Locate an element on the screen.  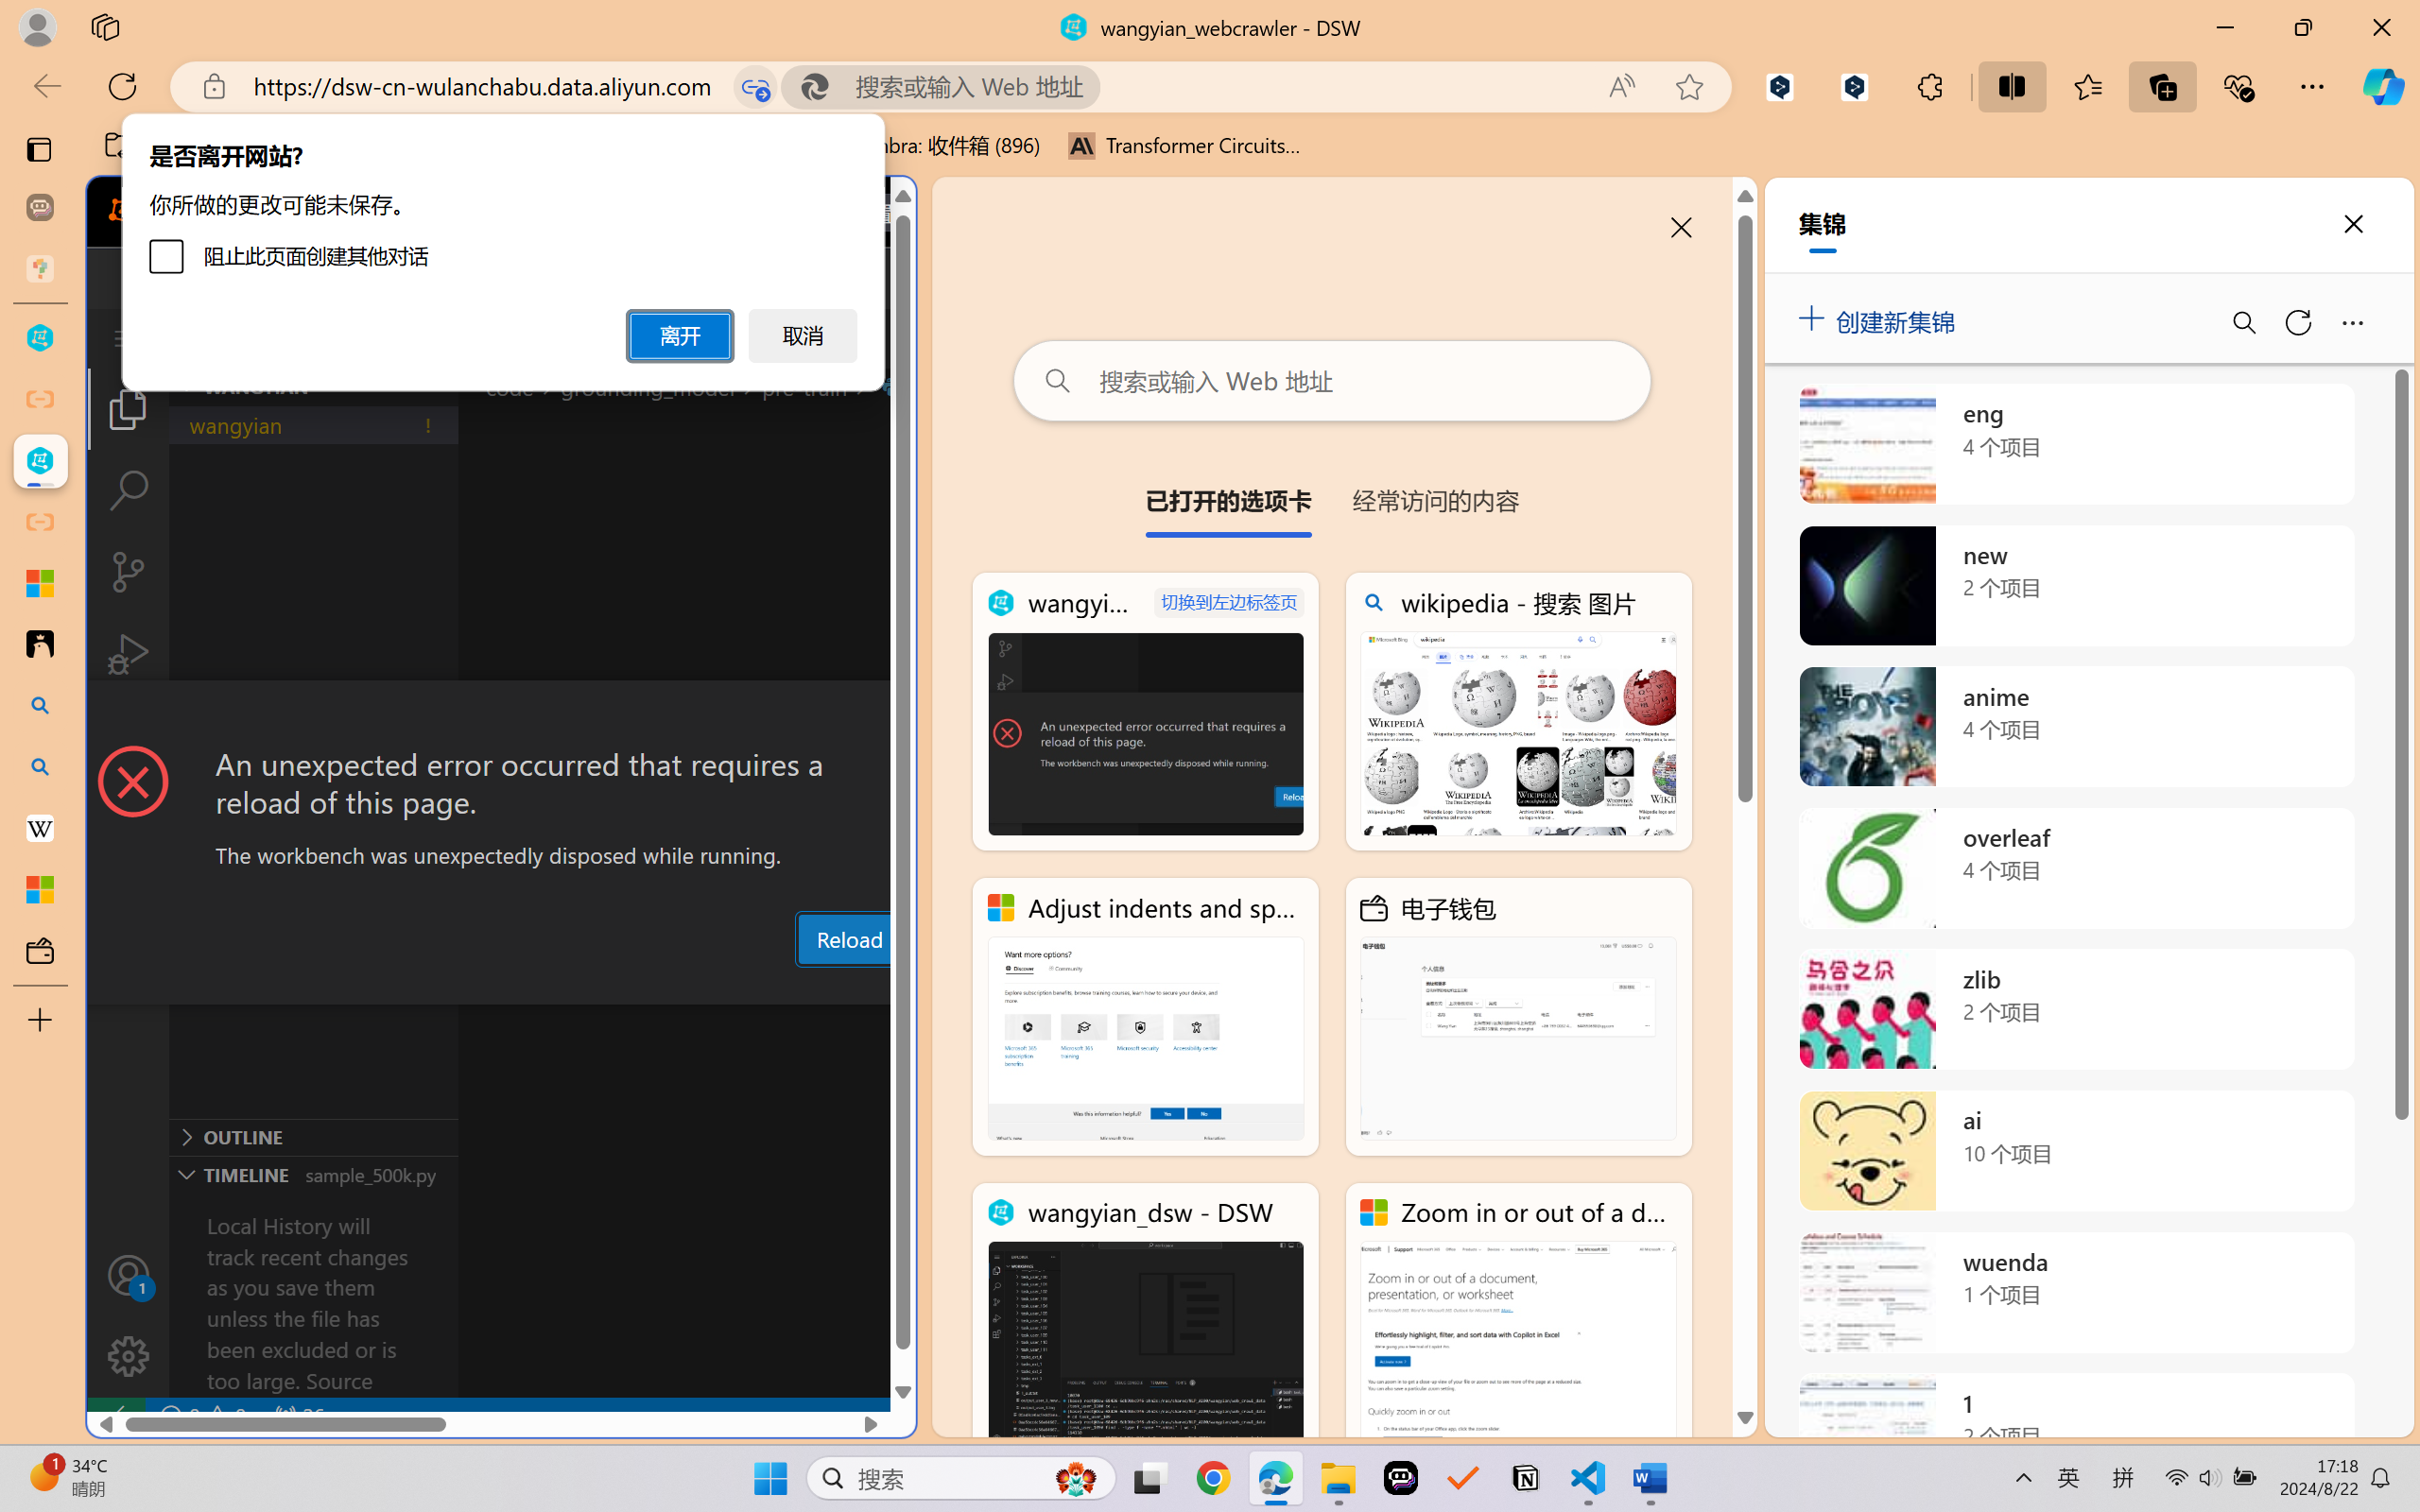
'Extensions (Ctrl+Shift+X)' is located at coordinates (127, 735).